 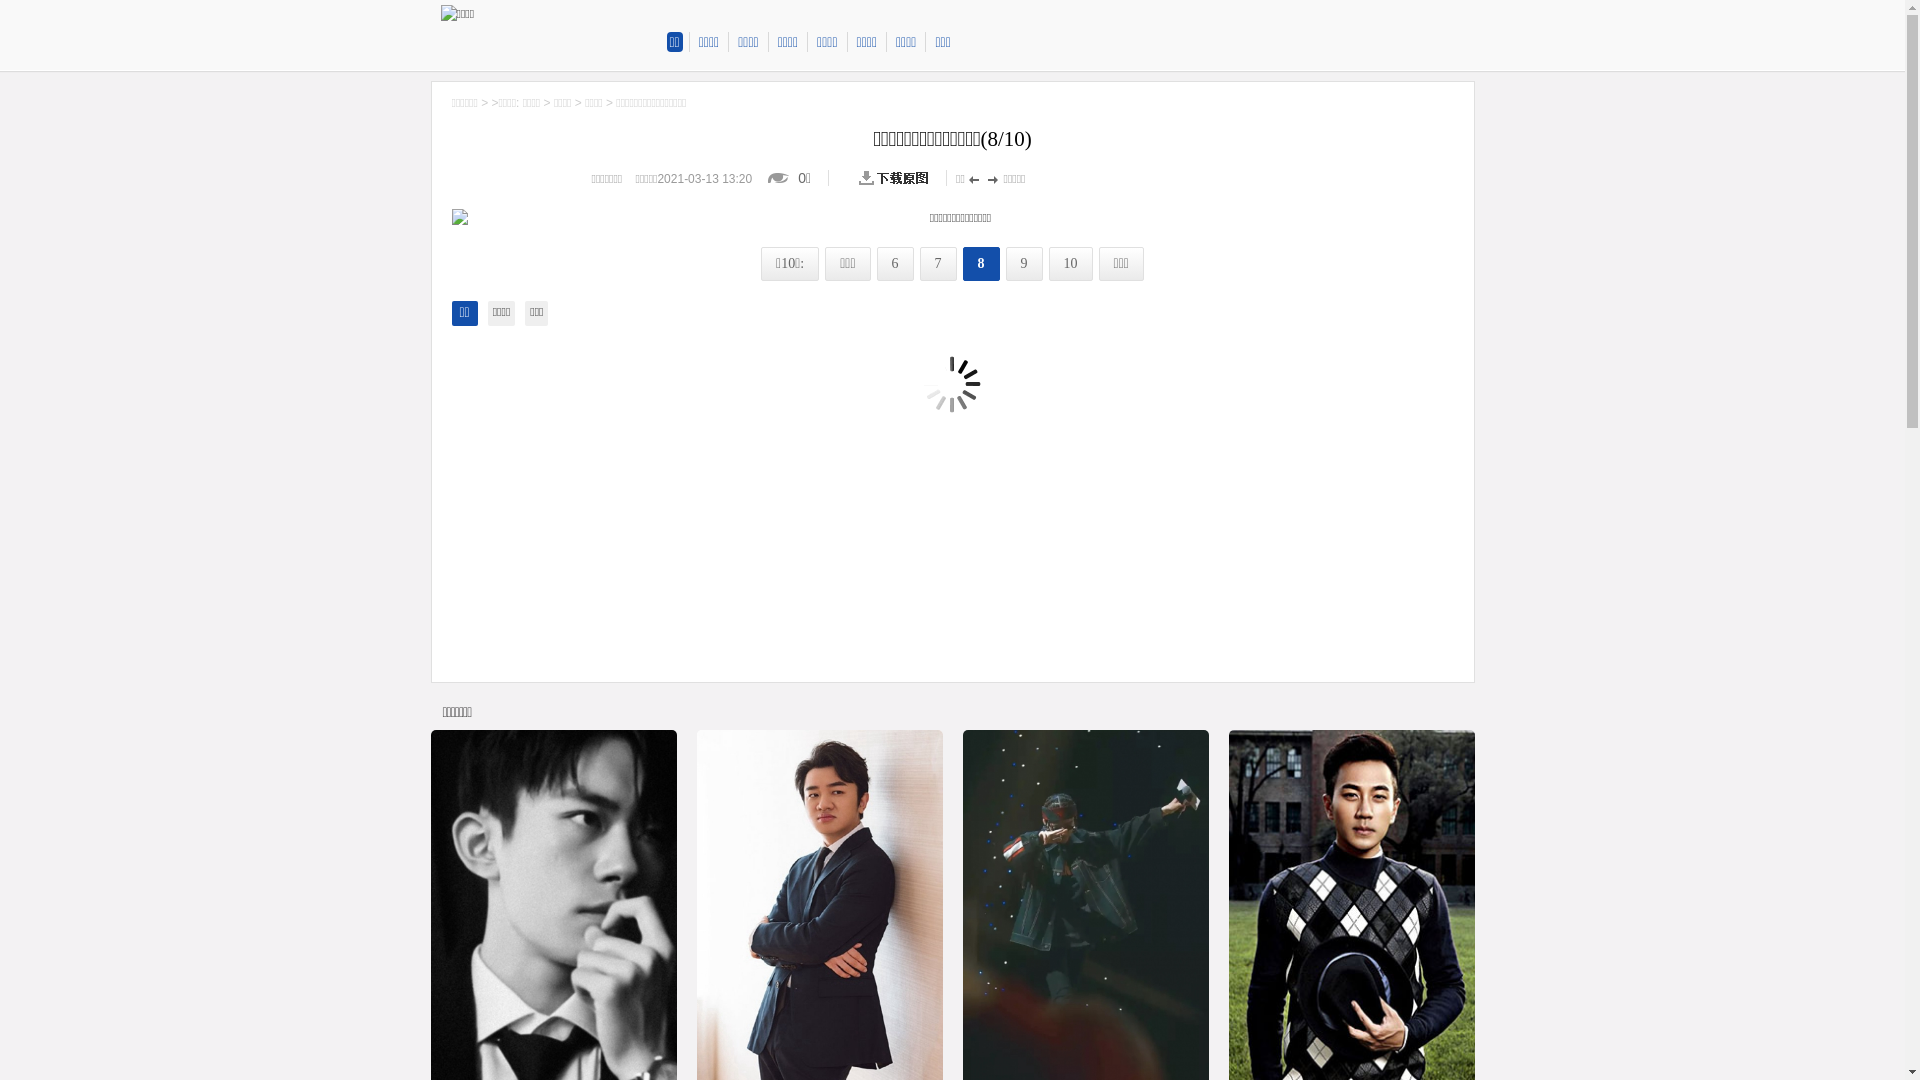 I want to click on '6', so click(x=894, y=262).